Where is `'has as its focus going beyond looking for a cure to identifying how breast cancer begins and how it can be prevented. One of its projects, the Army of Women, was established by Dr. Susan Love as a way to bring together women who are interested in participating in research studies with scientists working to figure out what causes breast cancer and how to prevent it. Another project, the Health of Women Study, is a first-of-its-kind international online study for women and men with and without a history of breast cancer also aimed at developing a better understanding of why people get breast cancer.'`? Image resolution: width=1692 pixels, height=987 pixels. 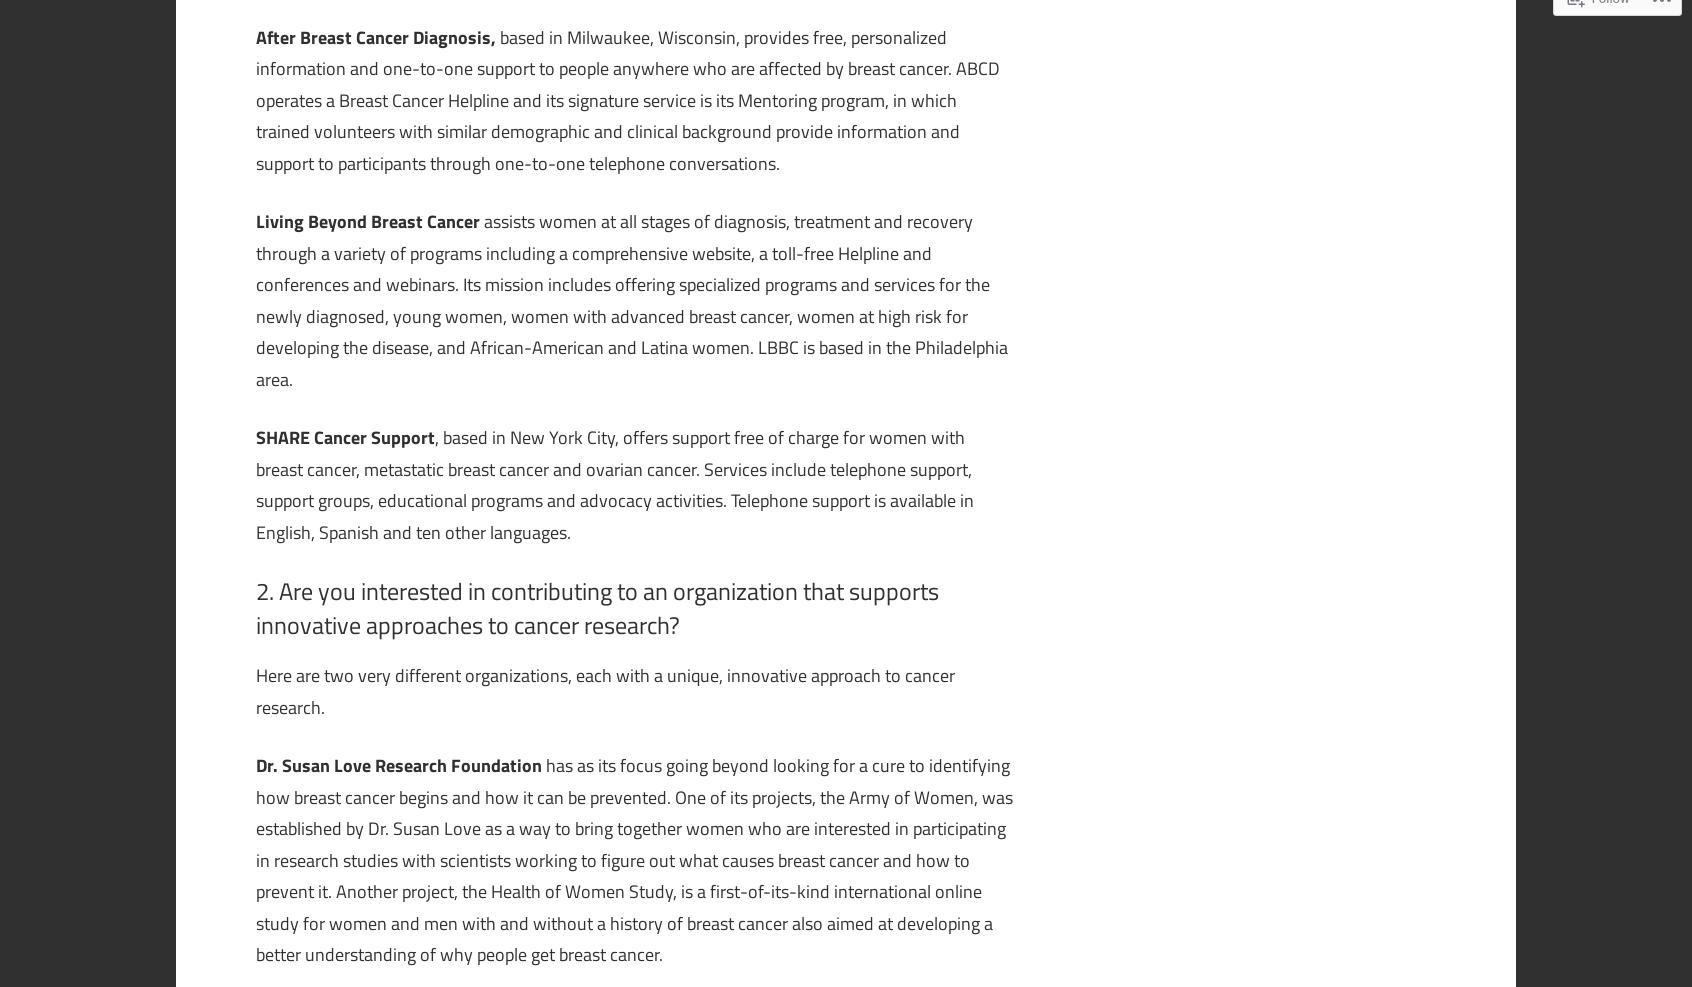
'has as its focus going beyond looking for a cure to identifying how breast cancer begins and how it can be prevented. One of its projects, the Army of Women, was established by Dr. Susan Love as a way to bring together women who are interested in participating in research studies with scientists working to figure out what causes breast cancer and how to prevent it. Another project, the Health of Women Study, is a first-of-its-kind international online study for women and men with and without a history of breast cancer also aimed at developing a better understanding of why people get breast cancer.' is located at coordinates (633, 858).